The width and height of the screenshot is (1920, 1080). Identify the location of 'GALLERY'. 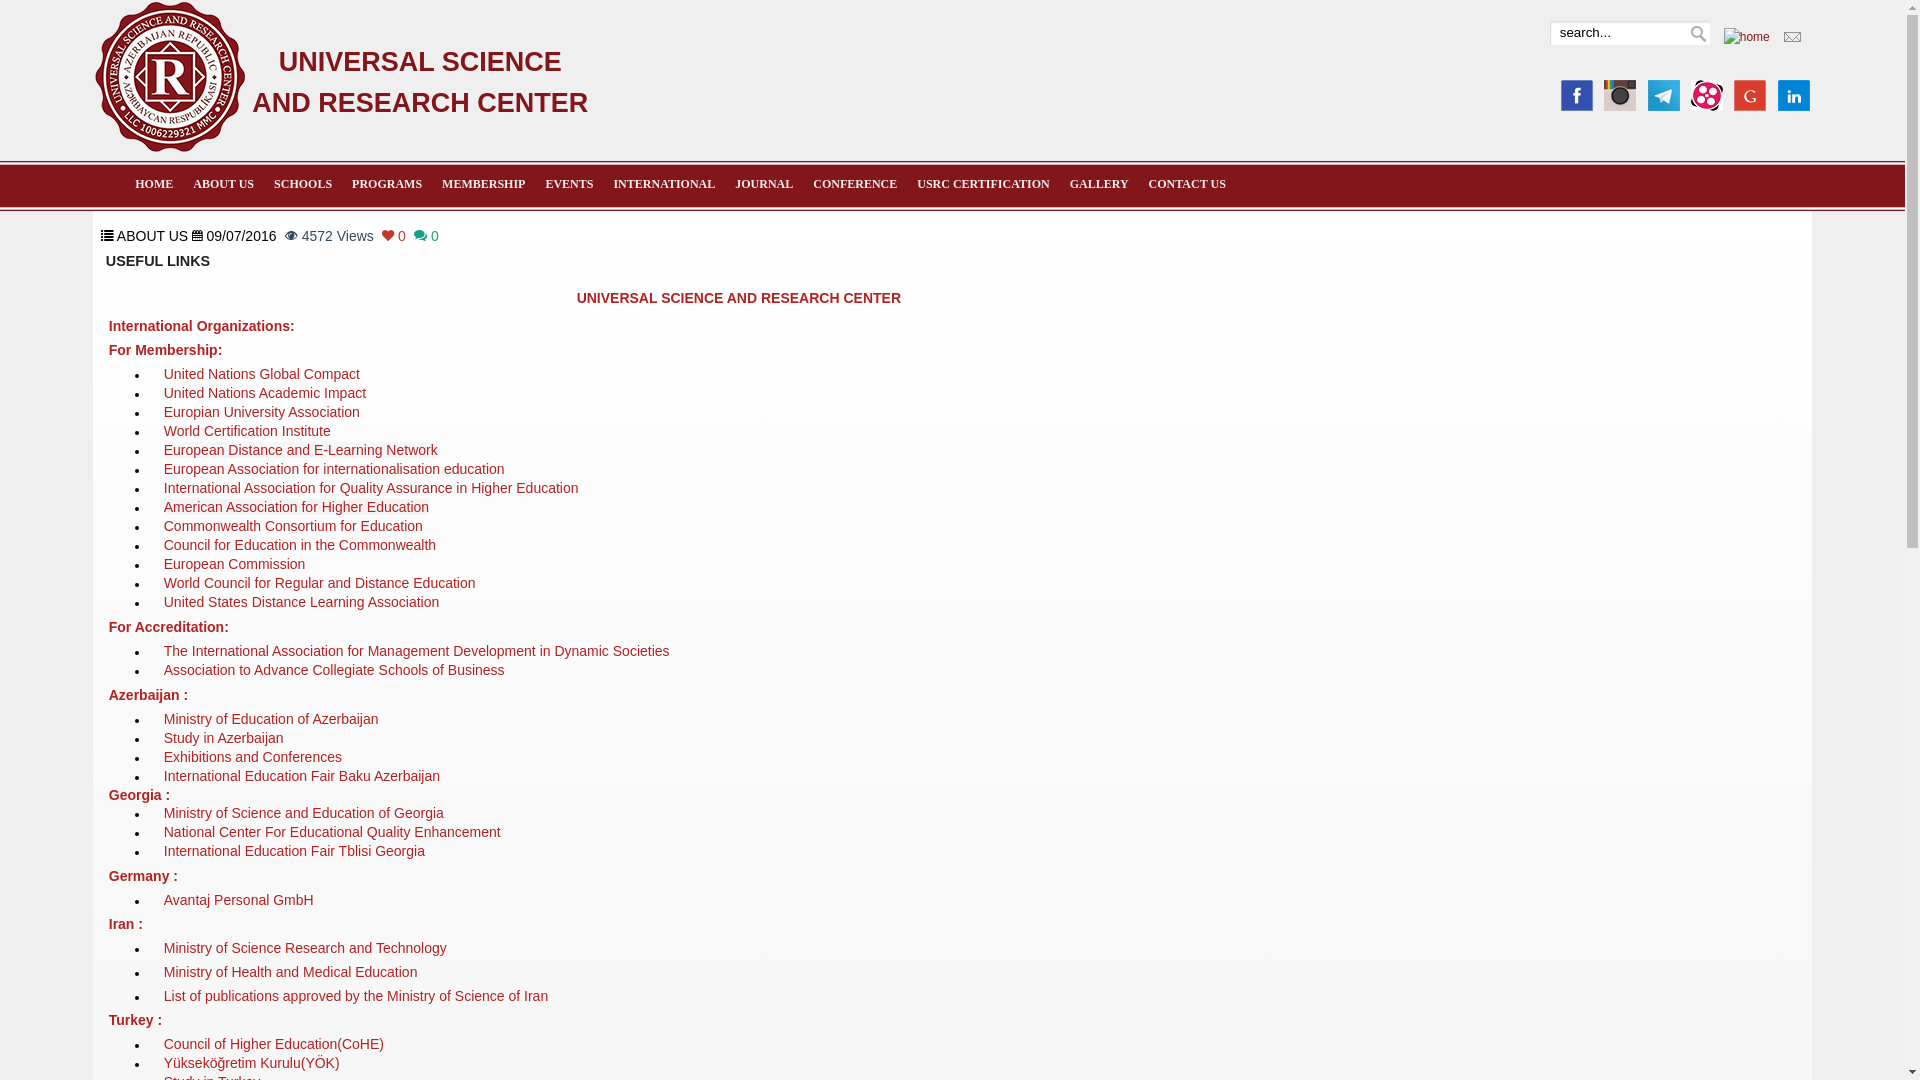
(1098, 184).